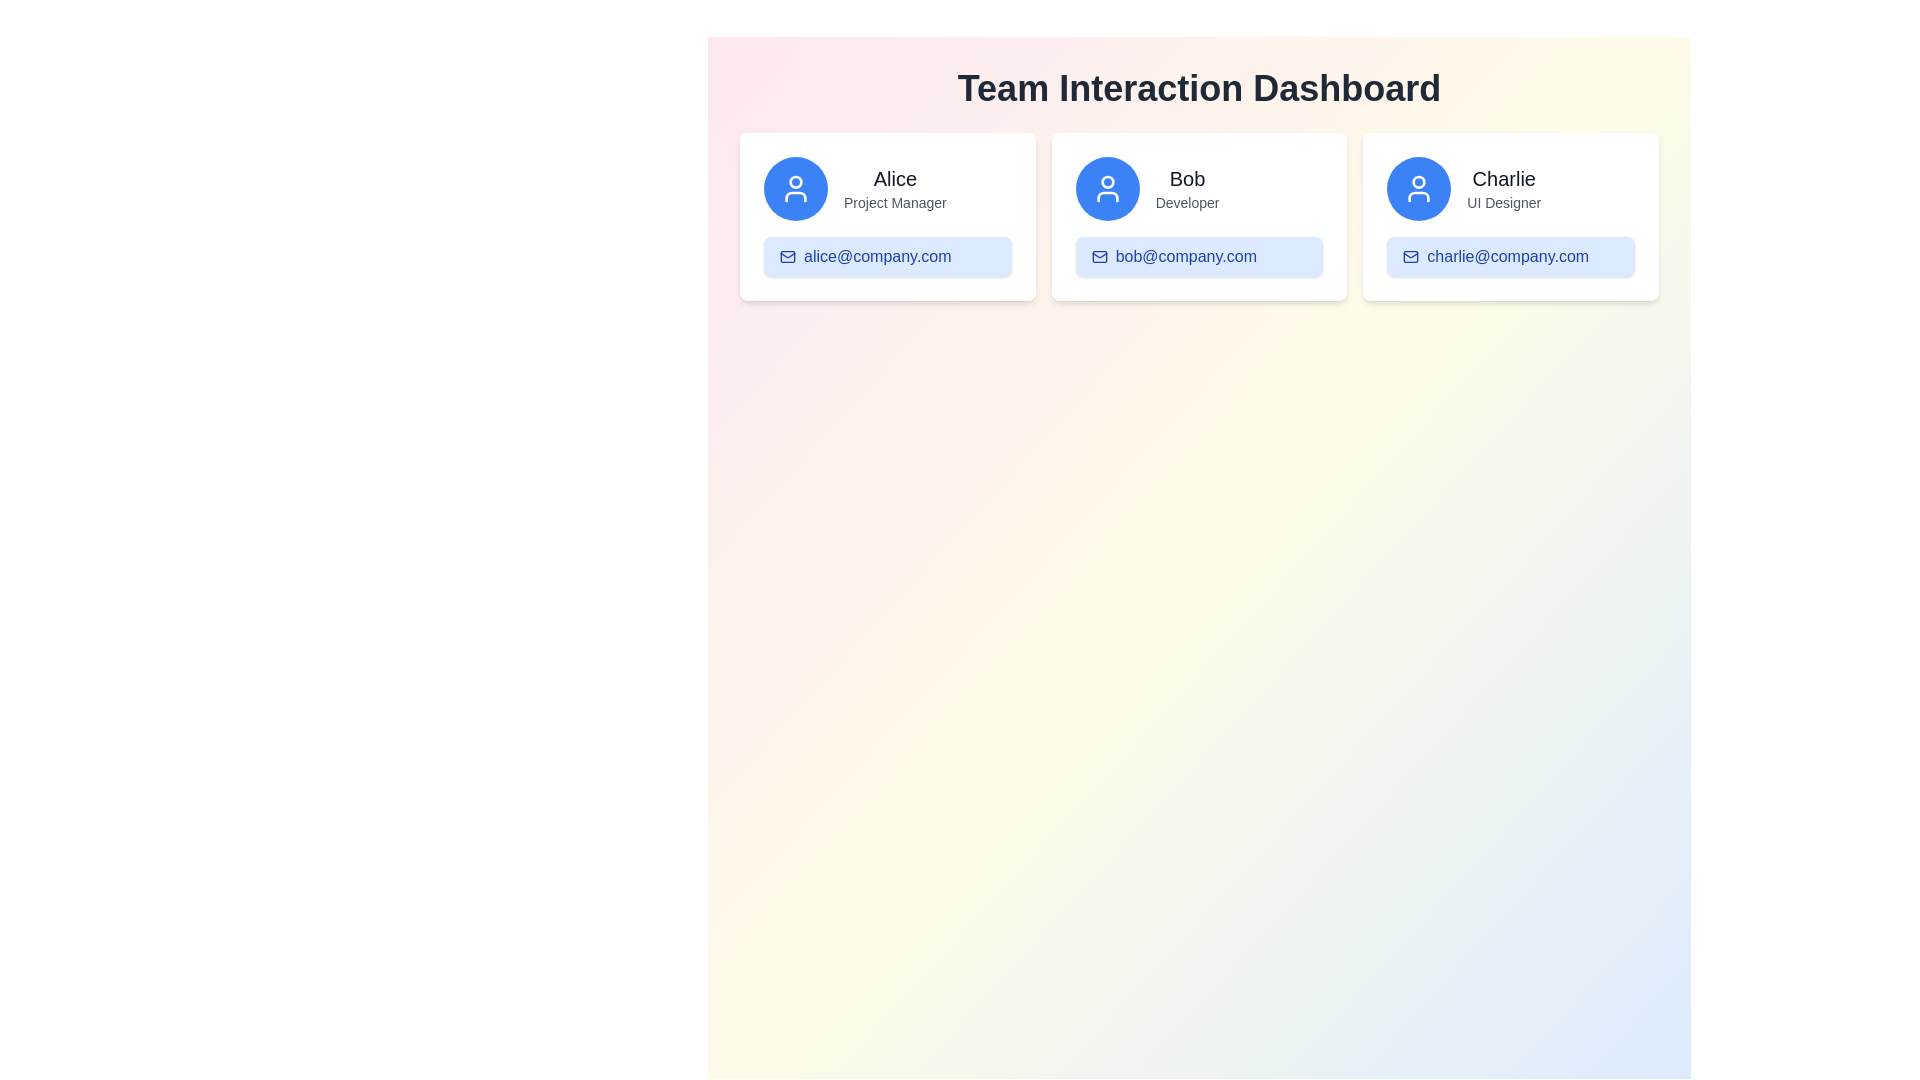 This screenshot has width=1920, height=1080. Describe the element at coordinates (1410, 256) in the screenshot. I see `the envelope icon located on the far right of the 'Charlie' card in the 'Team Interaction Dashboard', which serves as a visual indicator for email` at that location.